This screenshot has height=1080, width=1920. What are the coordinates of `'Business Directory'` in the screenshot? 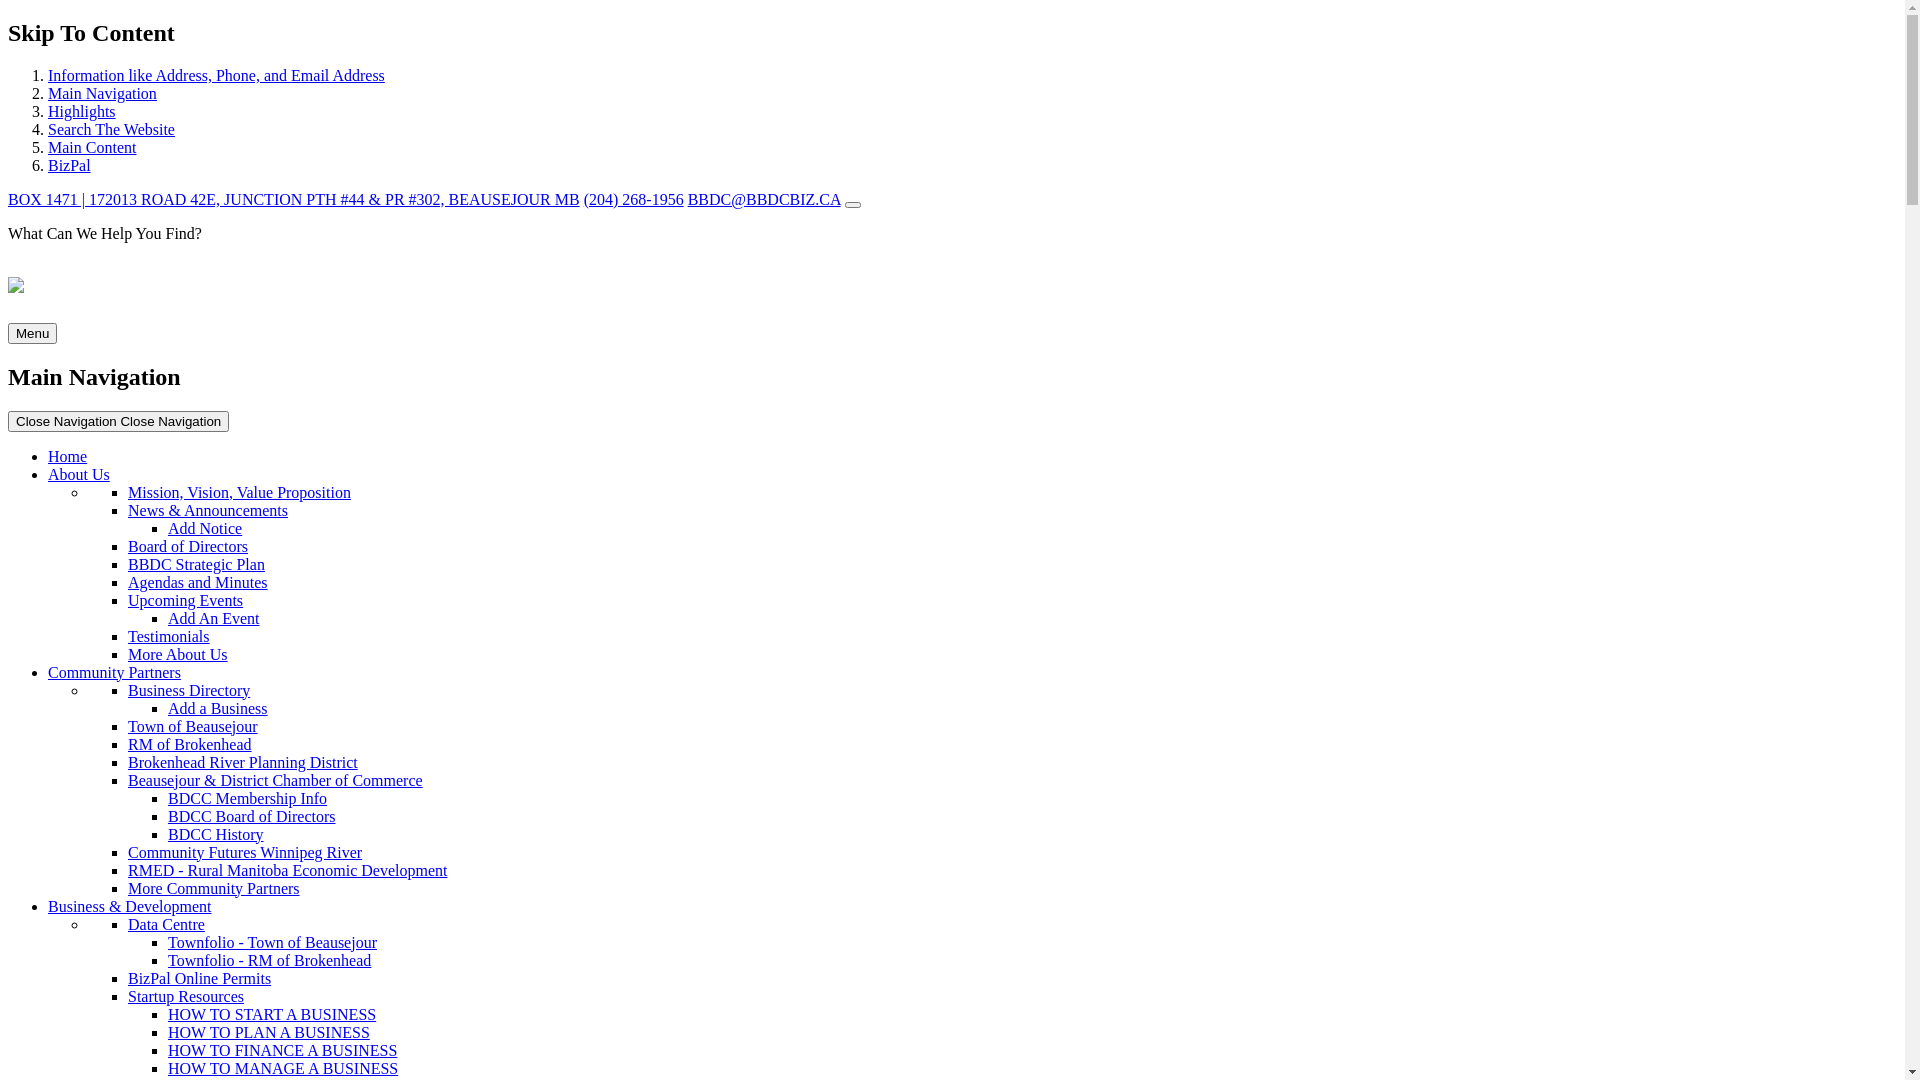 It's located at (188, 689).